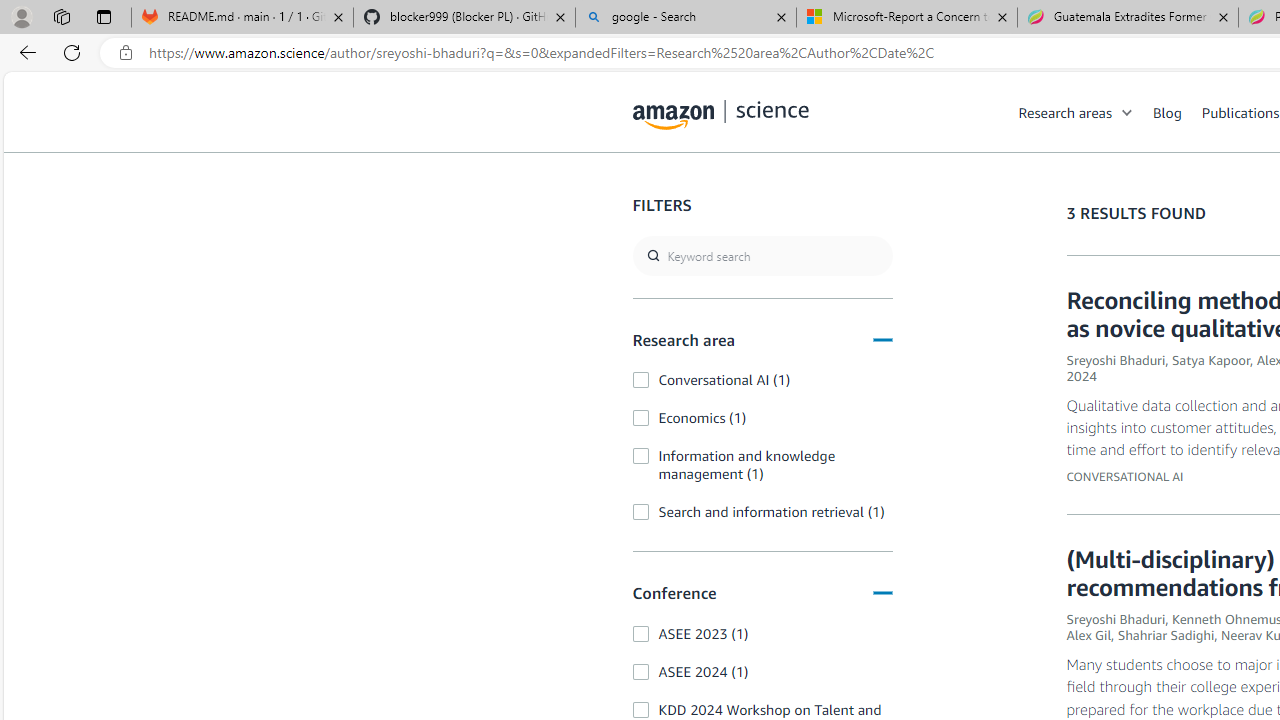 The image size is (1280, 720). I want to click on 'Research areas', so click(1064, 111).